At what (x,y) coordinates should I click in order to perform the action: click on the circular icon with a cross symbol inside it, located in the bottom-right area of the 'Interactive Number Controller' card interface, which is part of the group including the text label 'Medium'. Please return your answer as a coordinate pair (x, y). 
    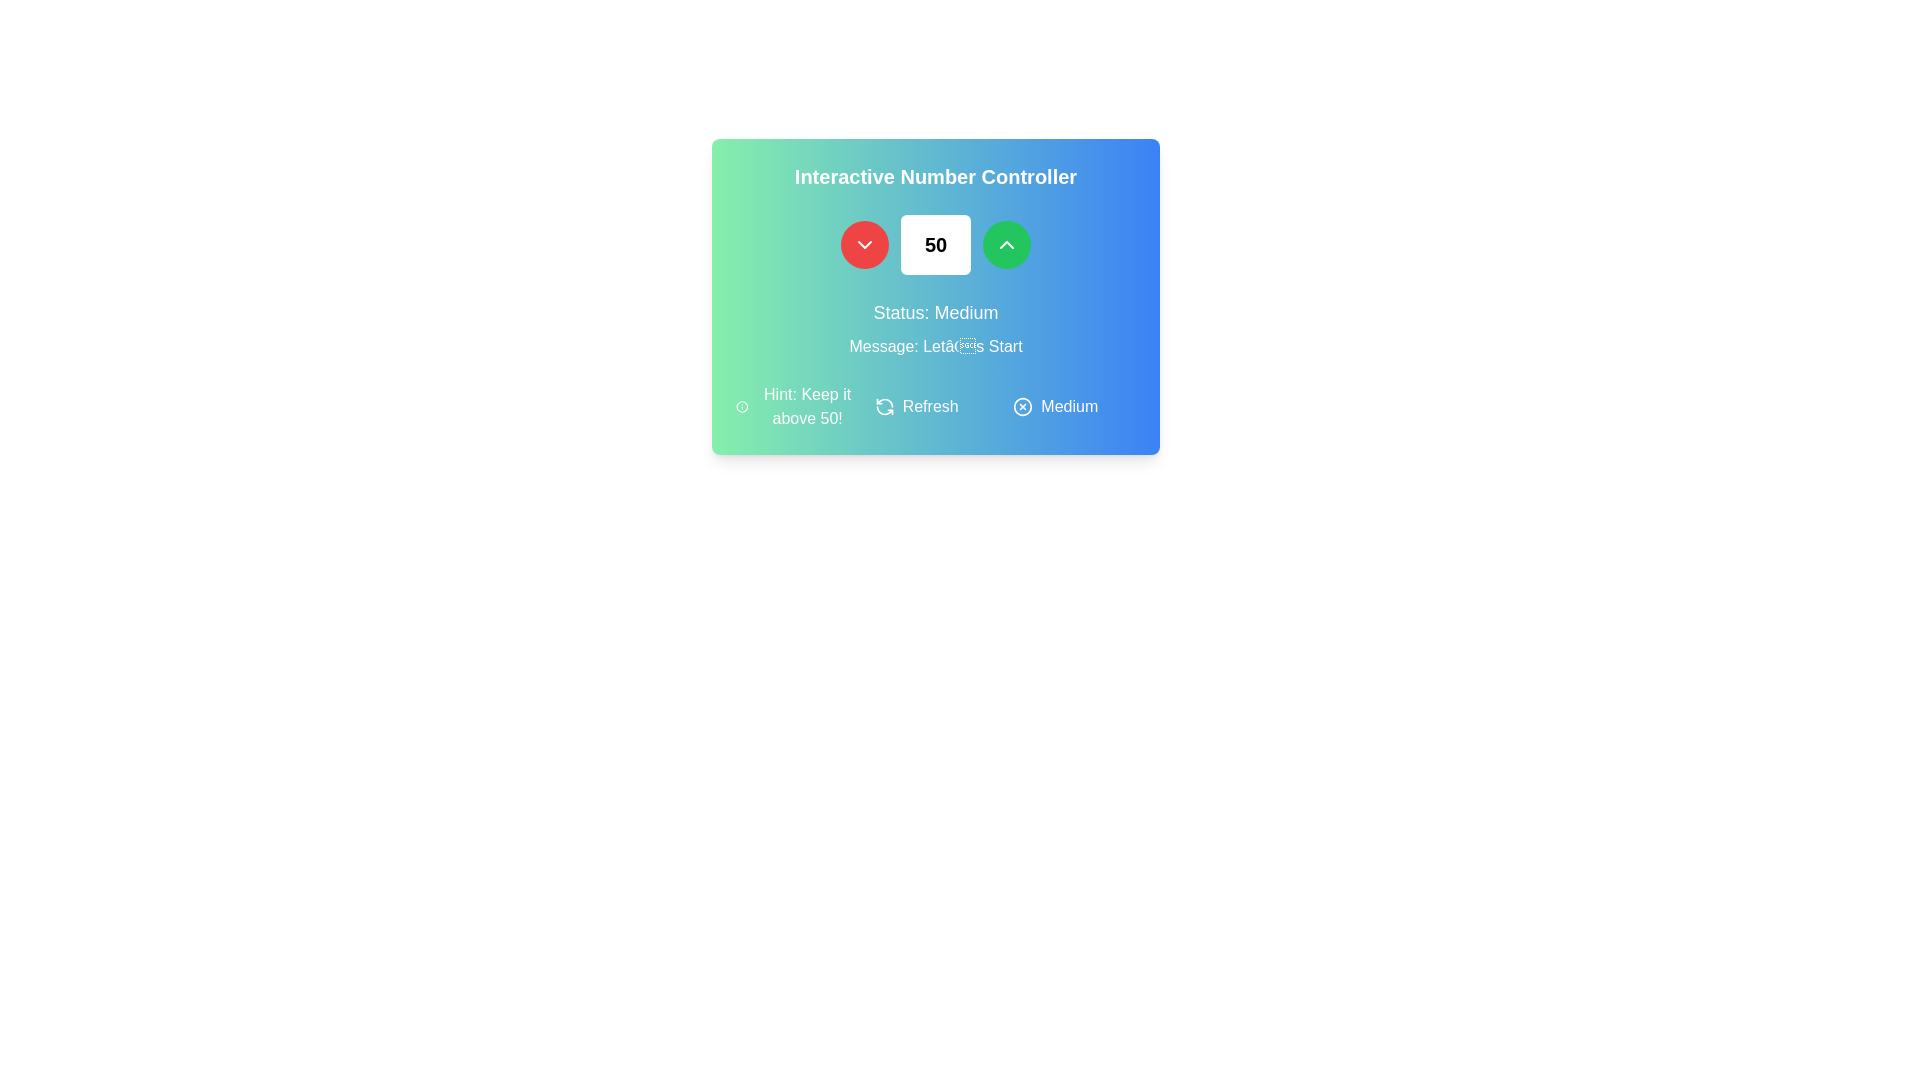
    Looking at the image, I should click on (1023, 406).